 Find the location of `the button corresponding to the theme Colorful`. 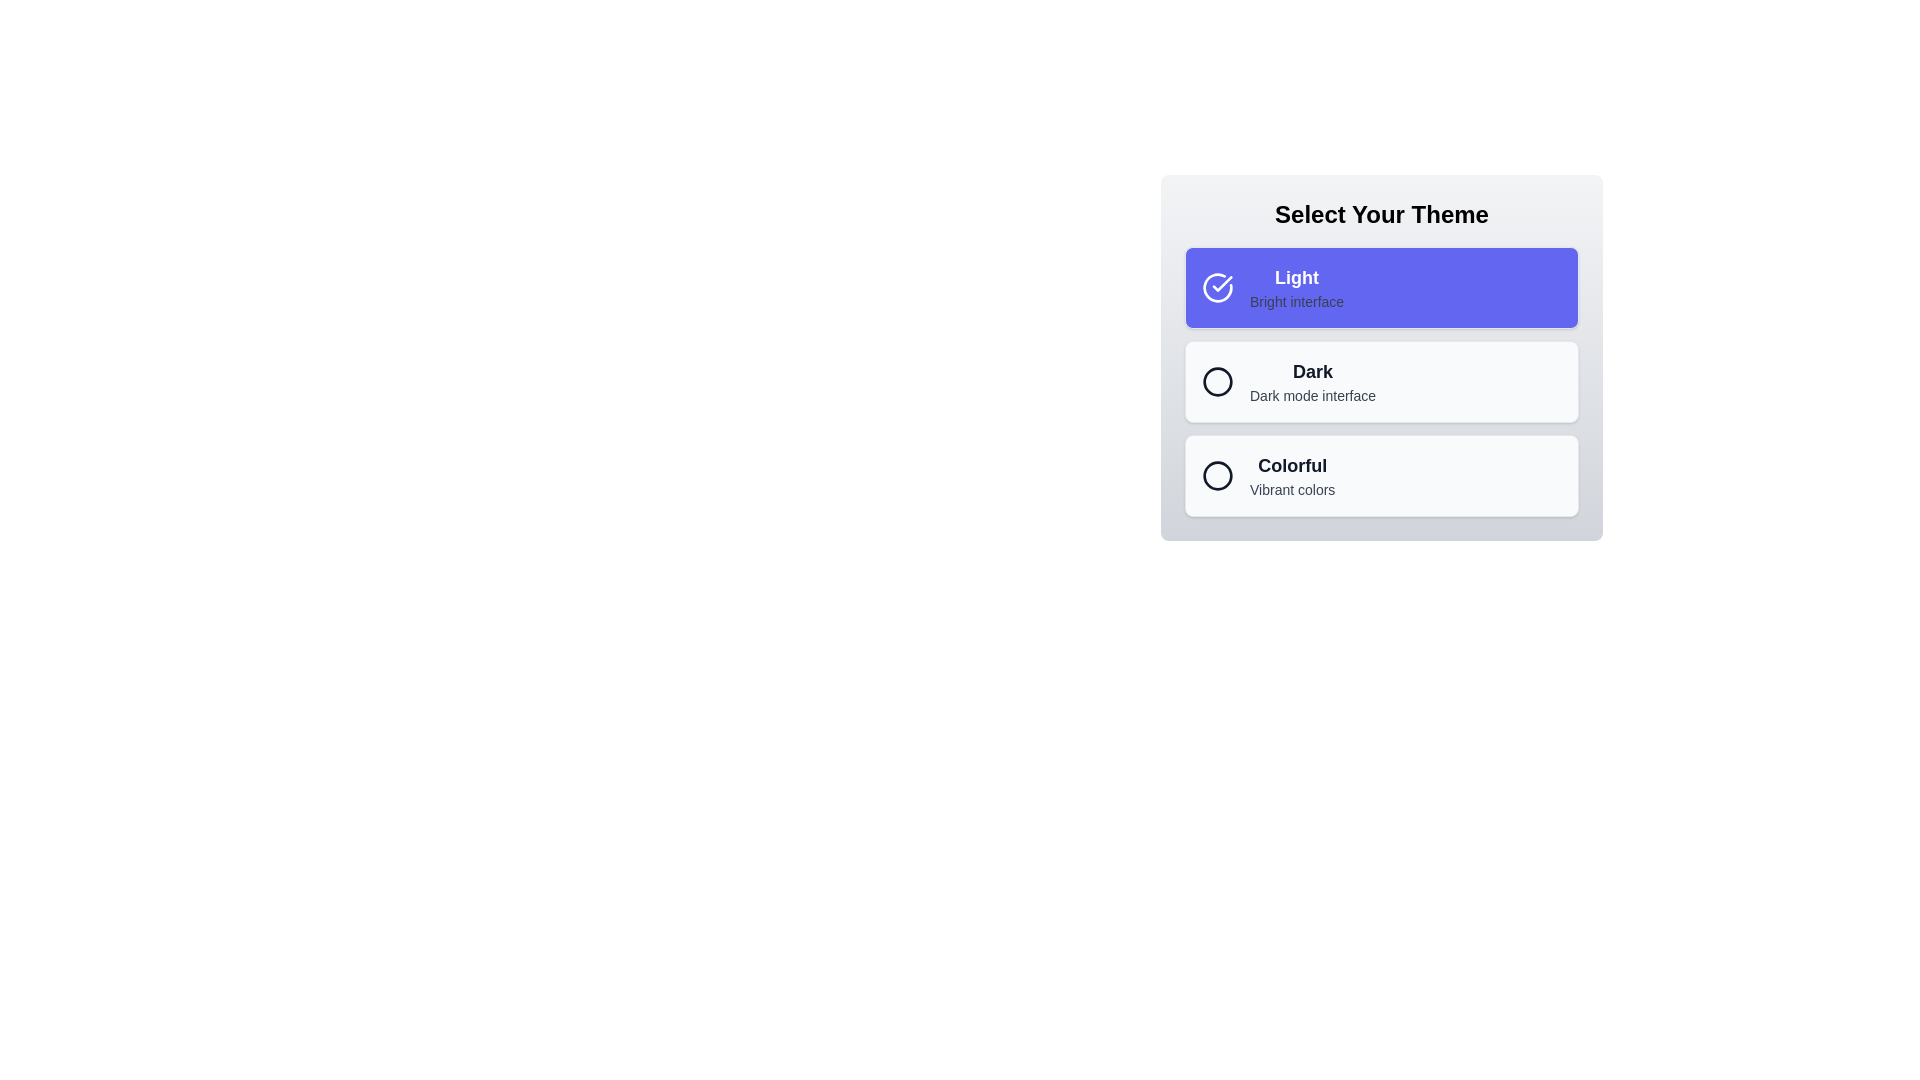

the button corresponding to the theme Colorful is located at coordinates (1381, 475).